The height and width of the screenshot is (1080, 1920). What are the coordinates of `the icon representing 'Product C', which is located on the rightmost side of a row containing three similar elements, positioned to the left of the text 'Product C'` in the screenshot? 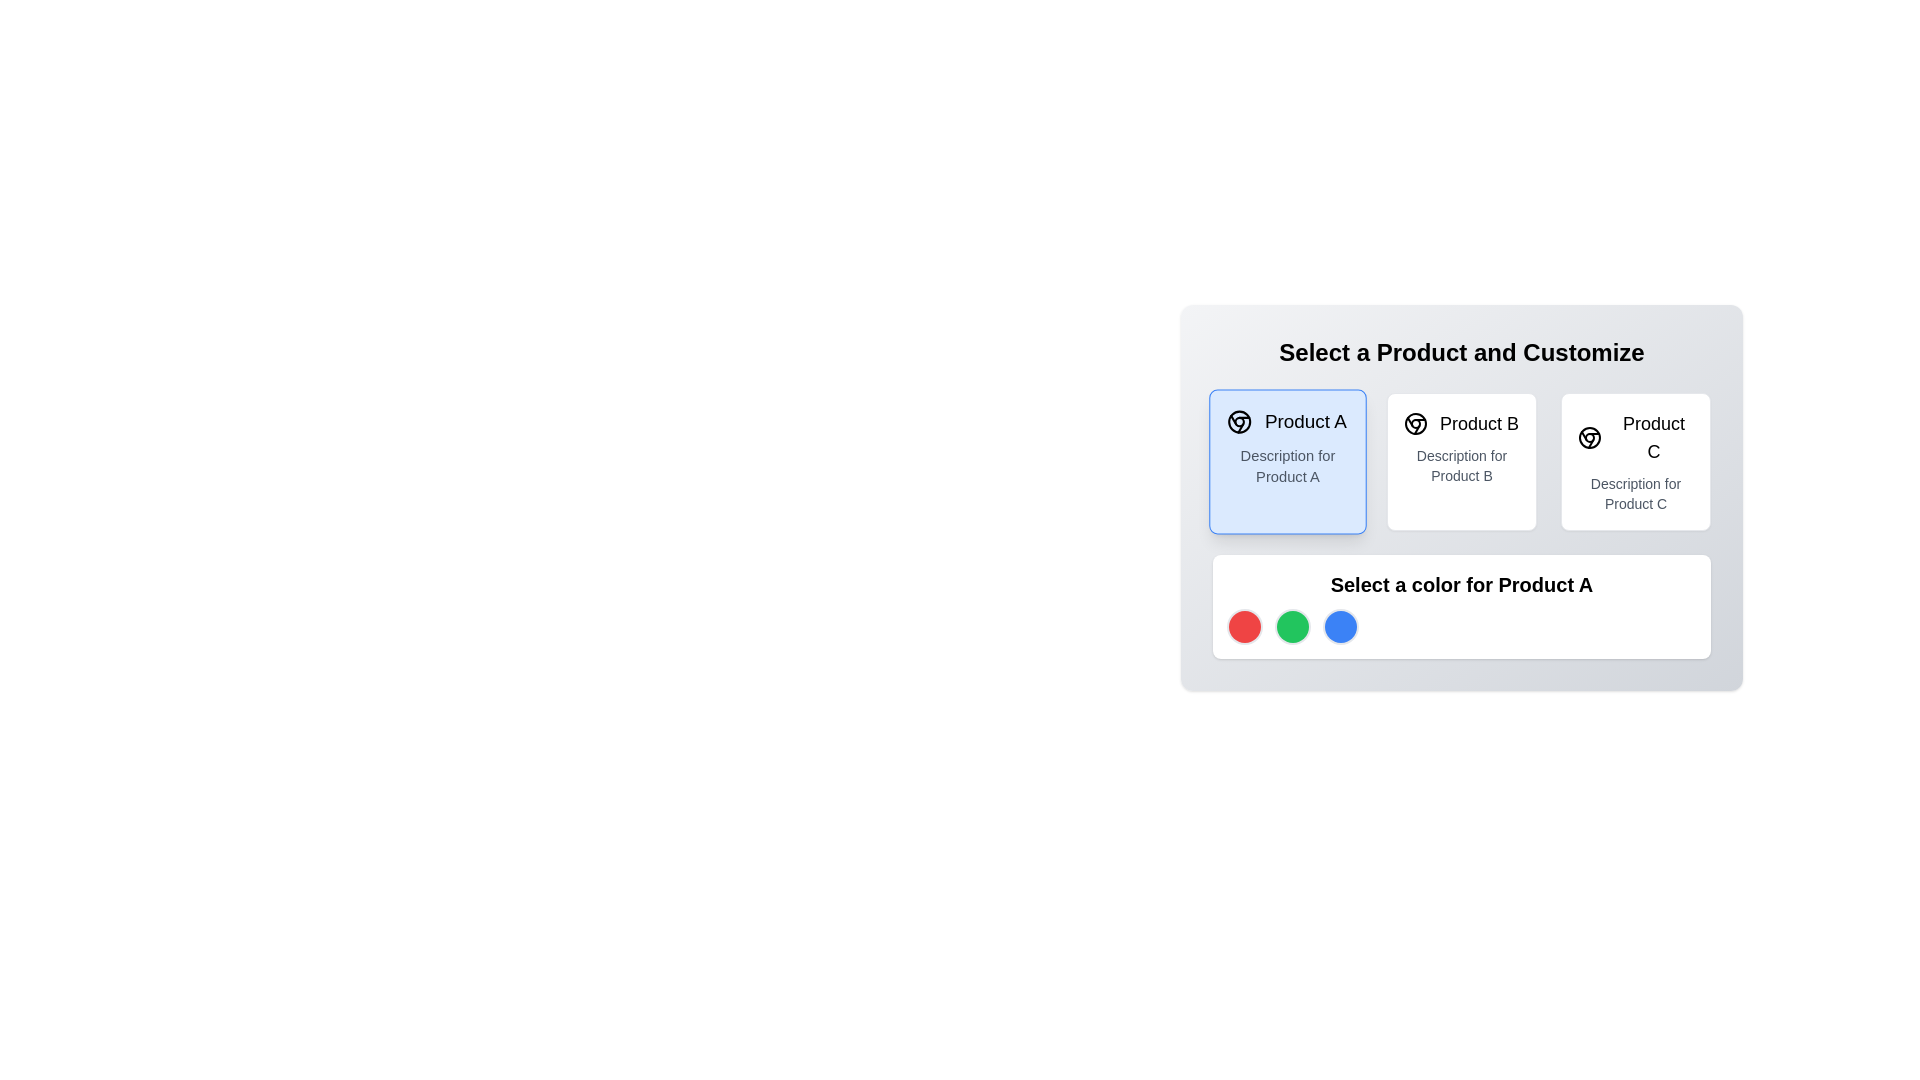 It's located at (1588, 437).